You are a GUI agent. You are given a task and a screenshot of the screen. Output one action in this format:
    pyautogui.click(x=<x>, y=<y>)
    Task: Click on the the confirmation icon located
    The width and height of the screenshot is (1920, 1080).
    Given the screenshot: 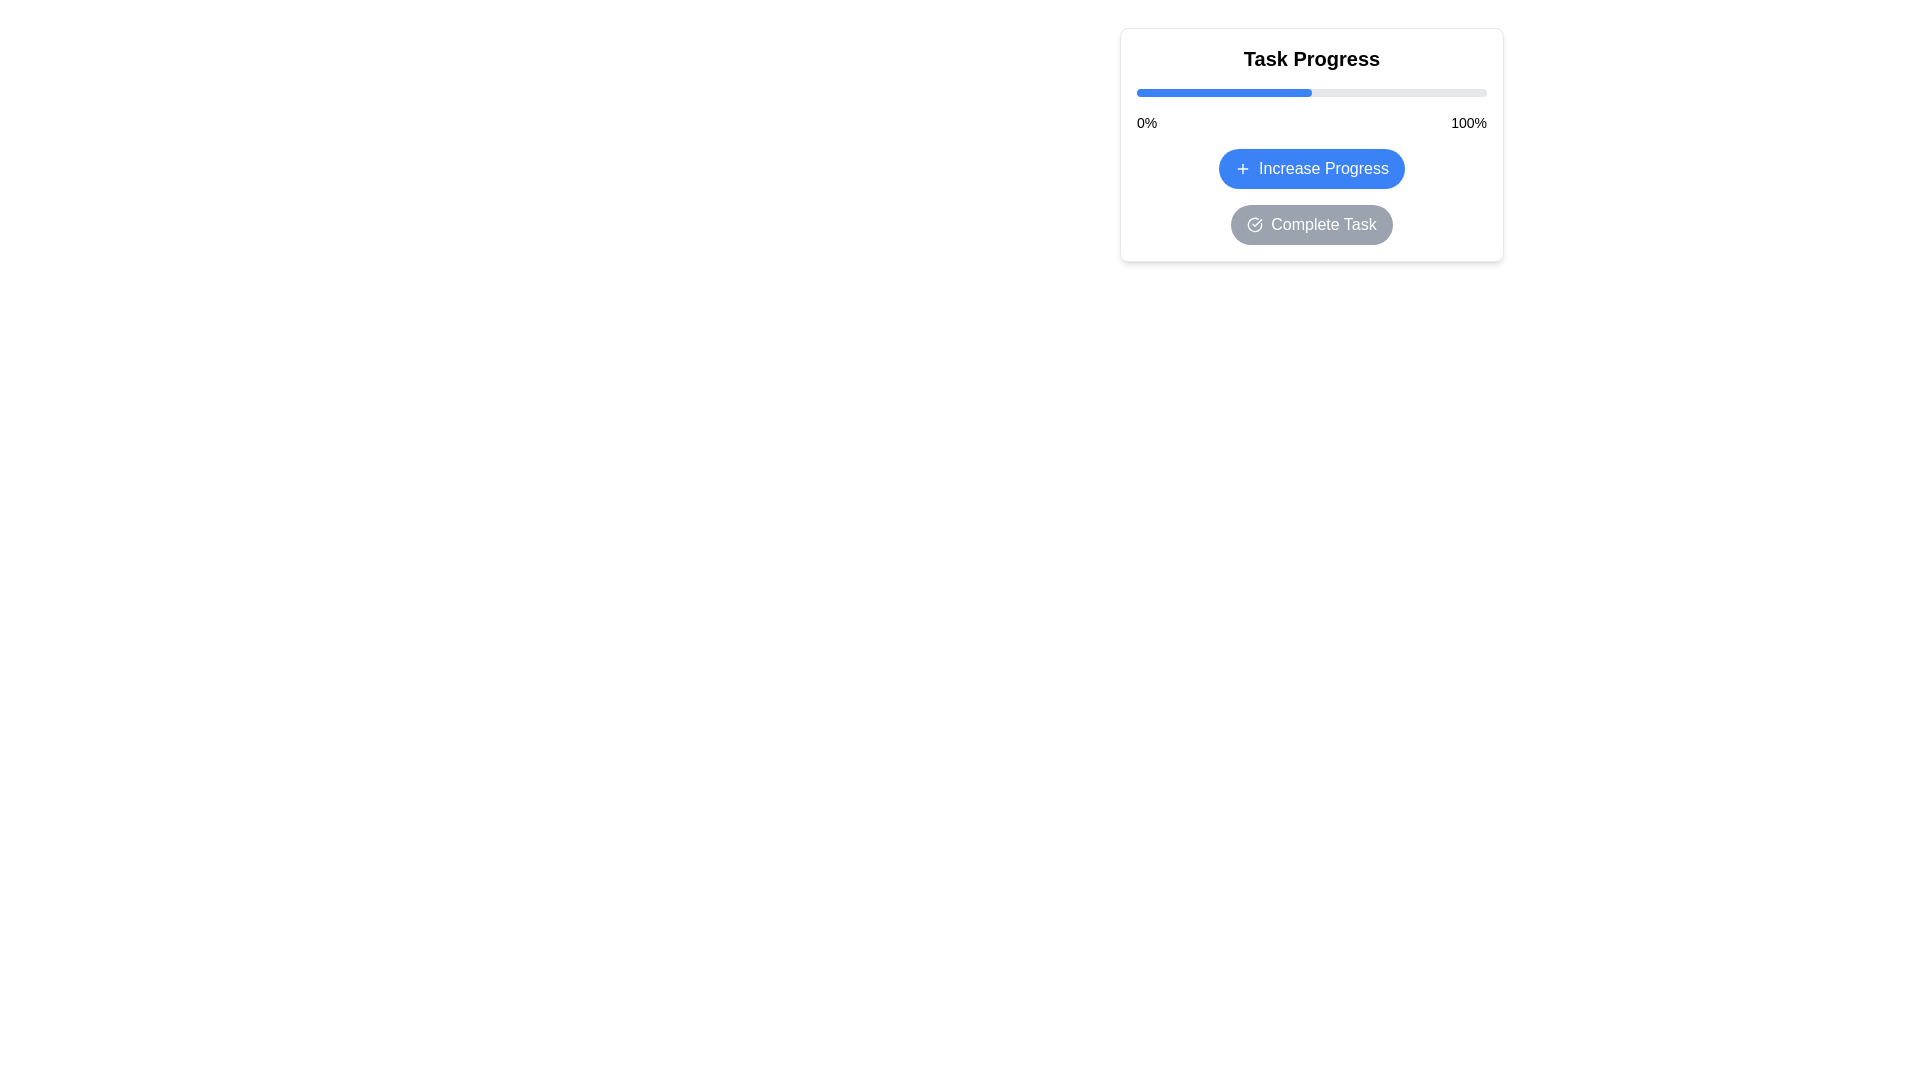 What is the action you would take?
    pyautogui.click(x=1253, y=224)
    